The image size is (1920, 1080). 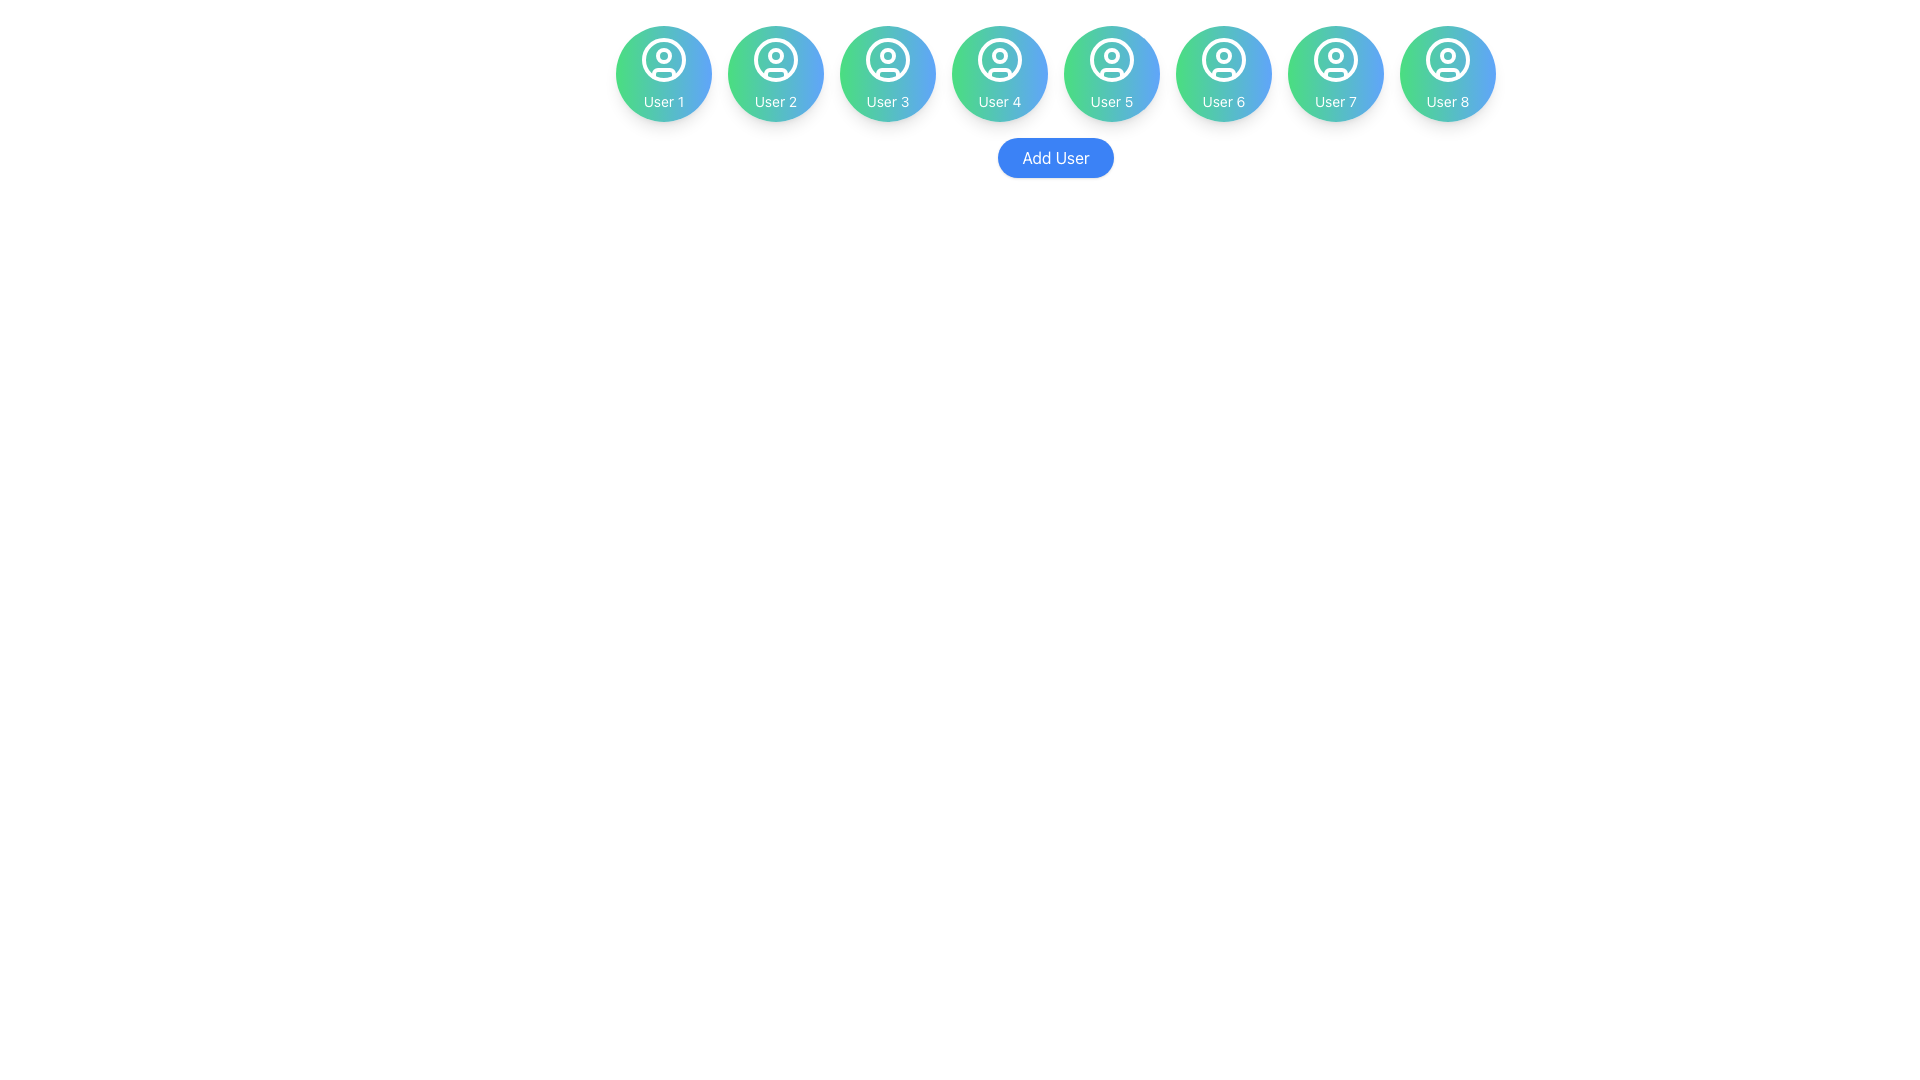 What do you see at coordinates (663, 59) in the screenshot?
I see `the circular user profile icon representing 'User 1', which is the first icon in a horizontal sequence at the top center of the interface` at bounding box center [663, 59].